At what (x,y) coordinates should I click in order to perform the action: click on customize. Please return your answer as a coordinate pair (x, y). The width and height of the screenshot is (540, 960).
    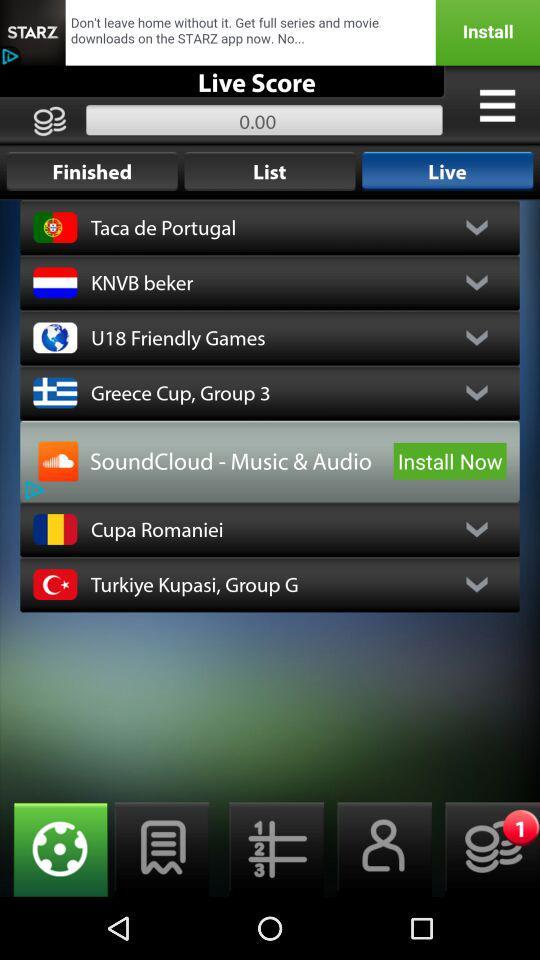
    Looking at the image, I should click on (496, 105).